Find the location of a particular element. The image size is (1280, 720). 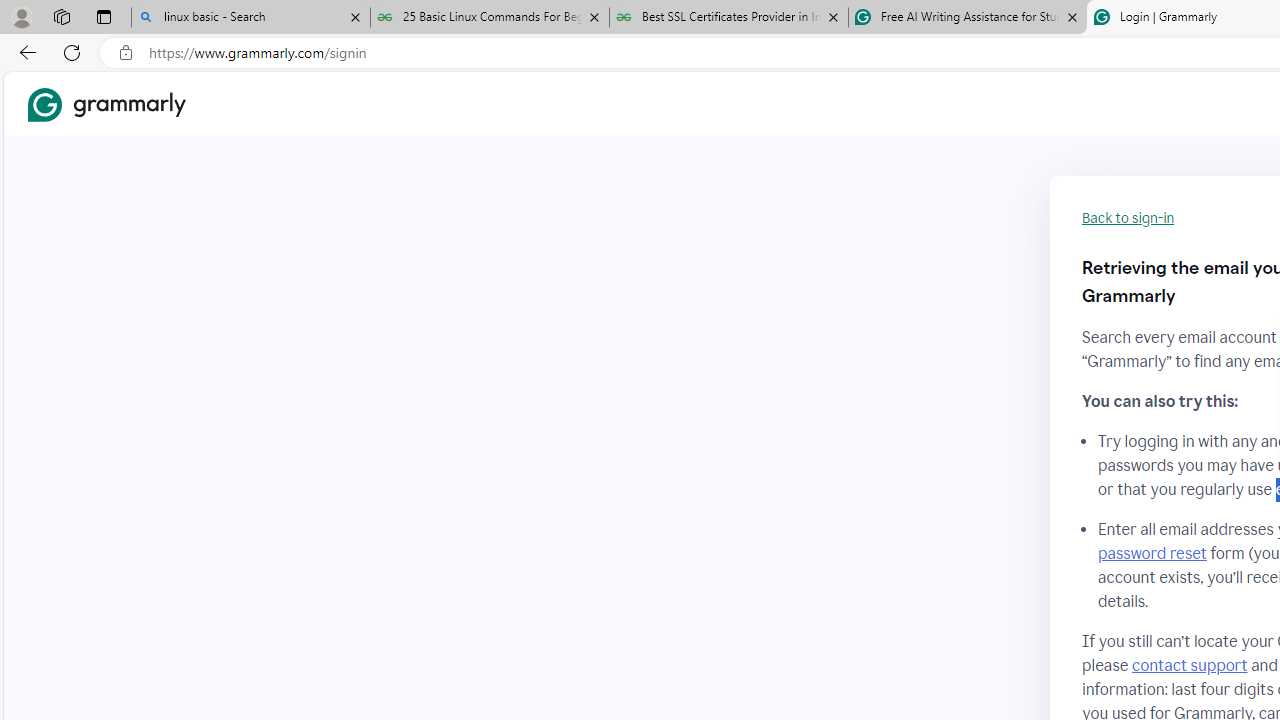

'25 Basic Linux Commands For Beginners - GeeksforGeeks' is located at coordinates (490, 17).